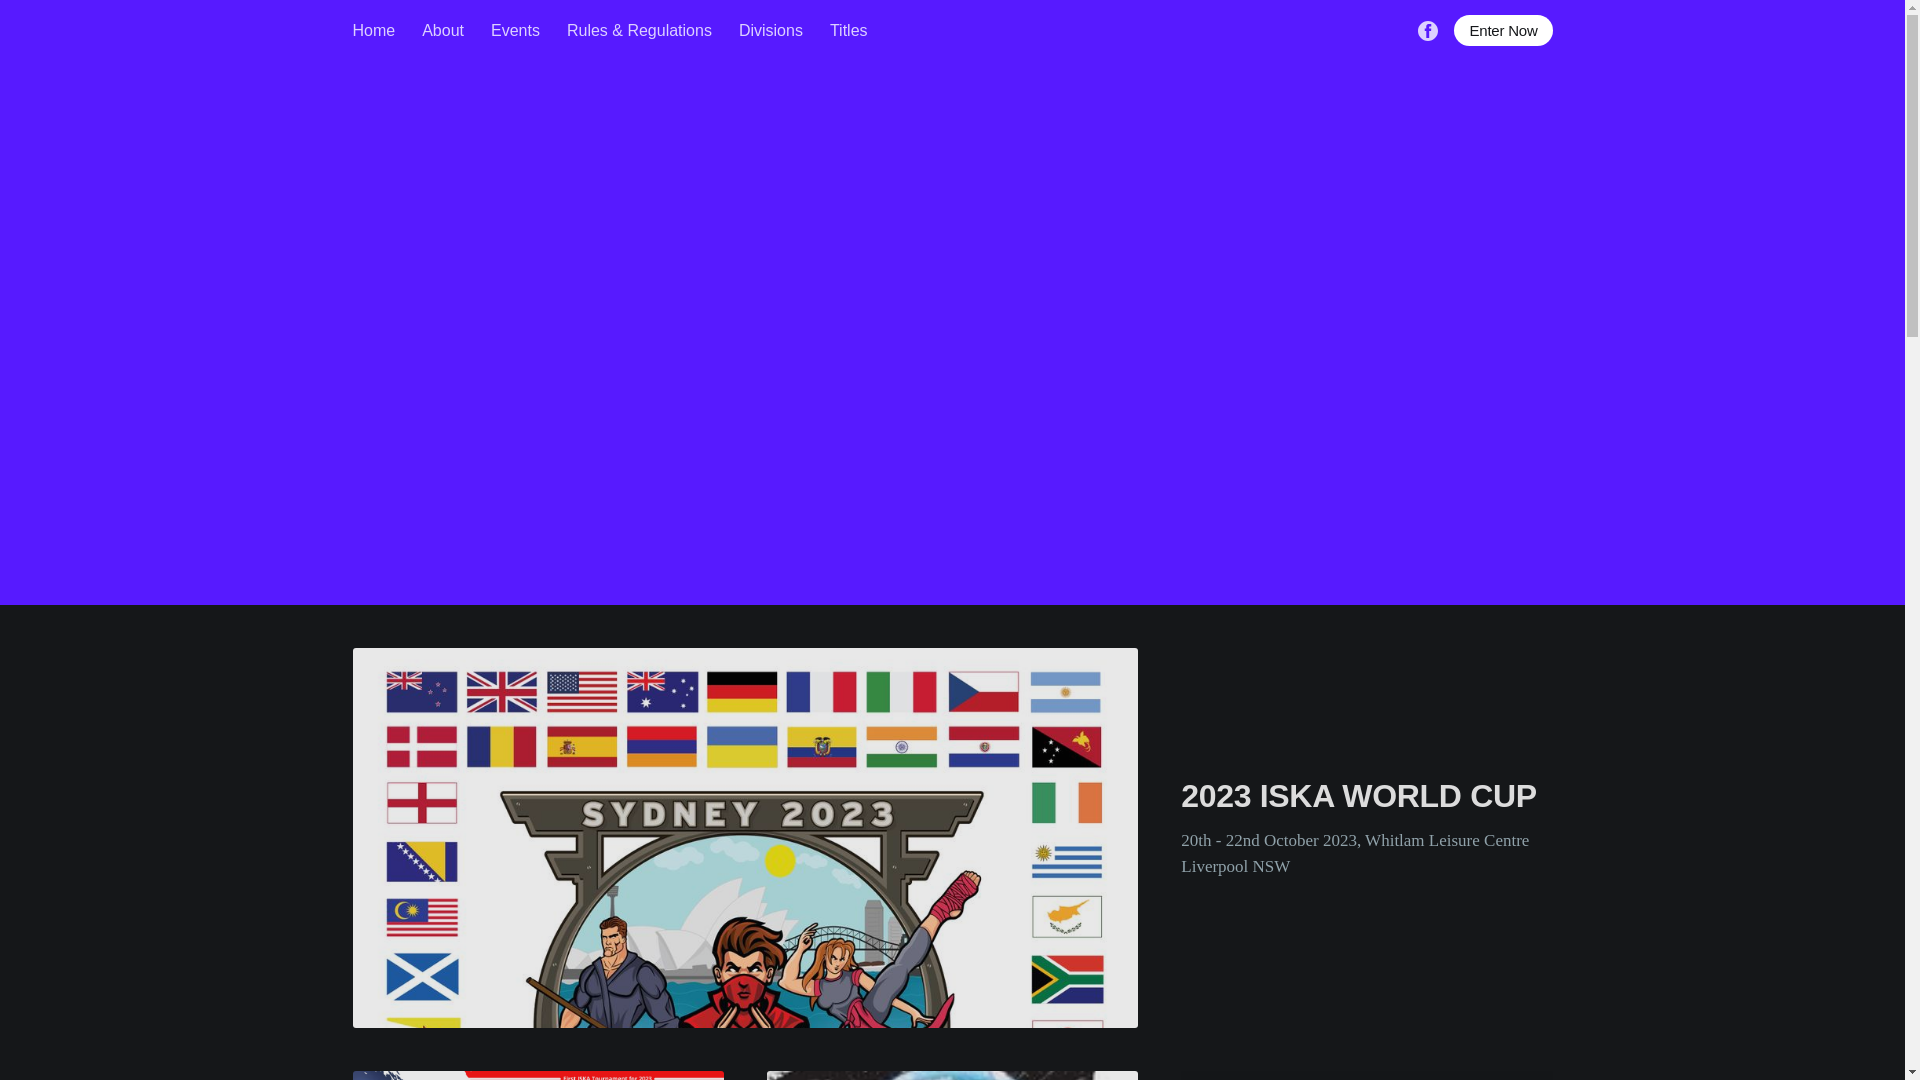  I want to click on 'Titles', so click(849, 30).